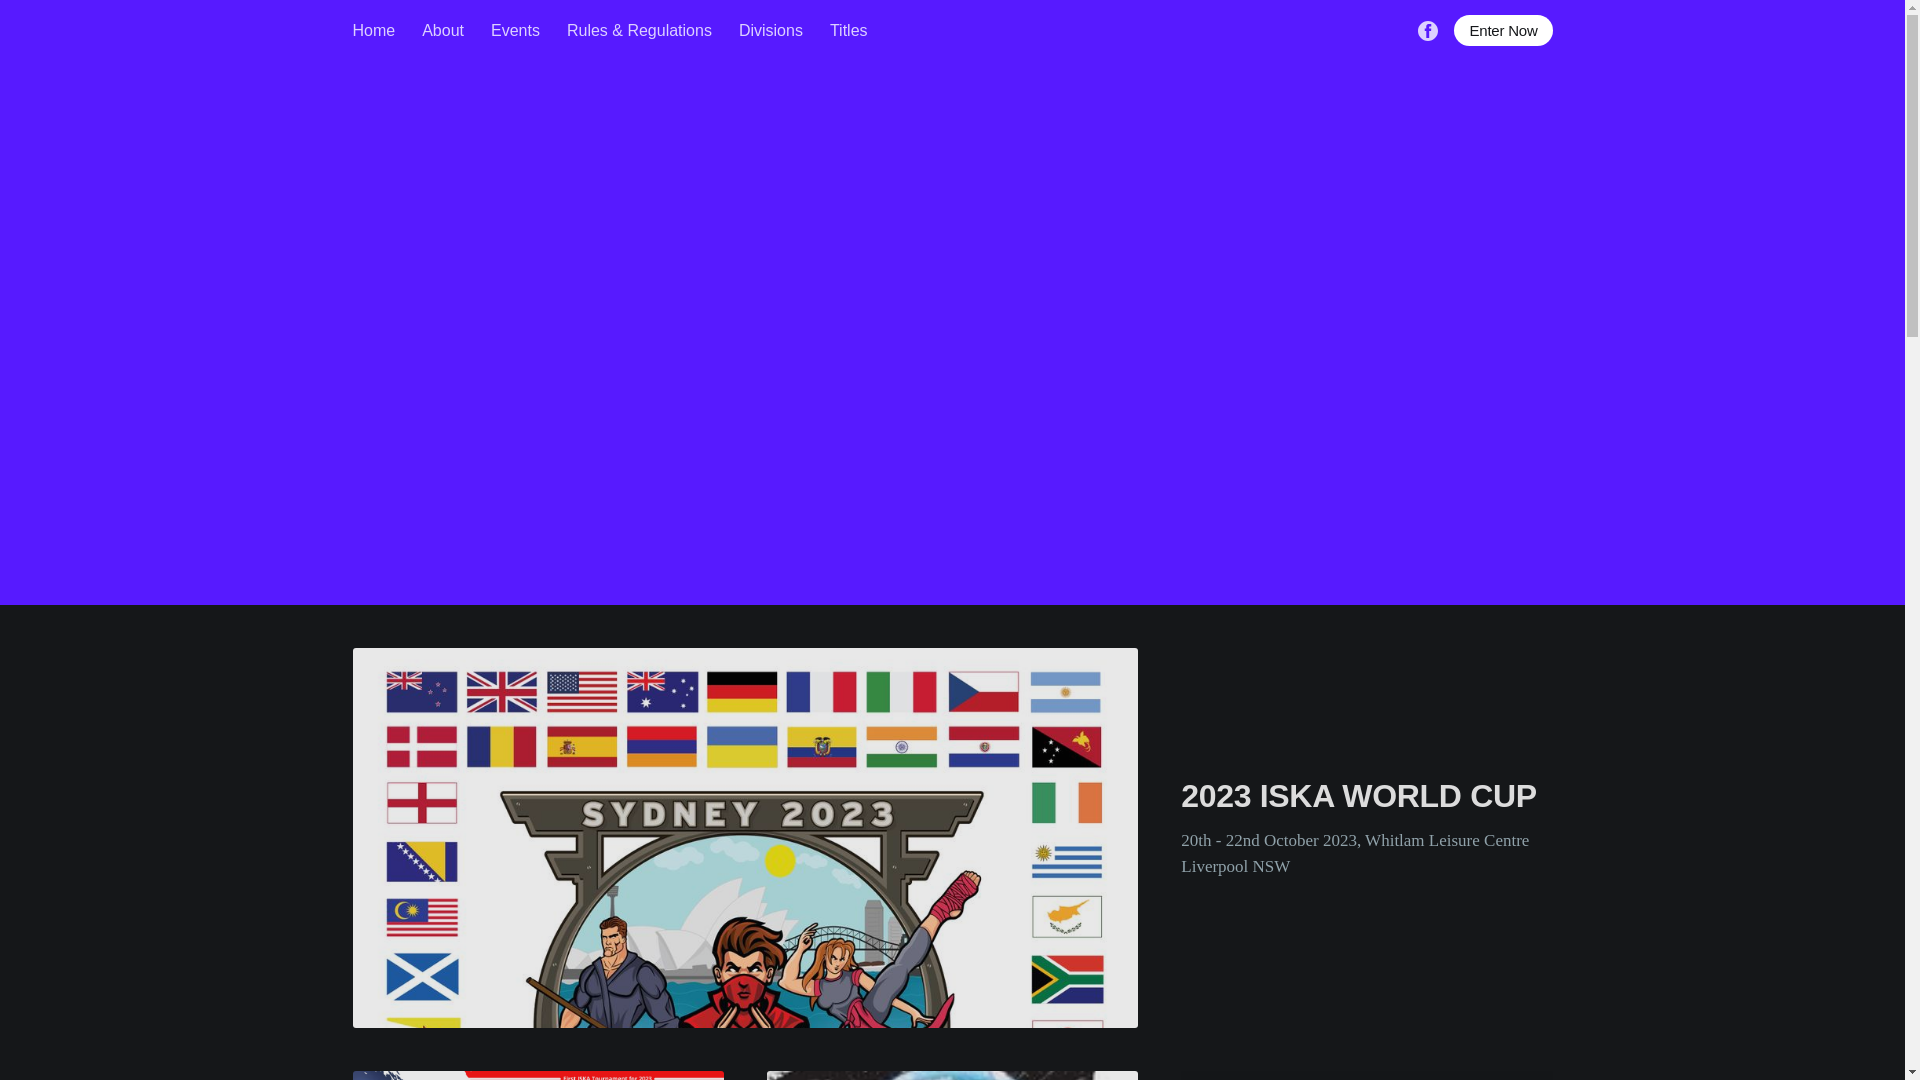  I want to click on 'Titles', so click(849, 30).